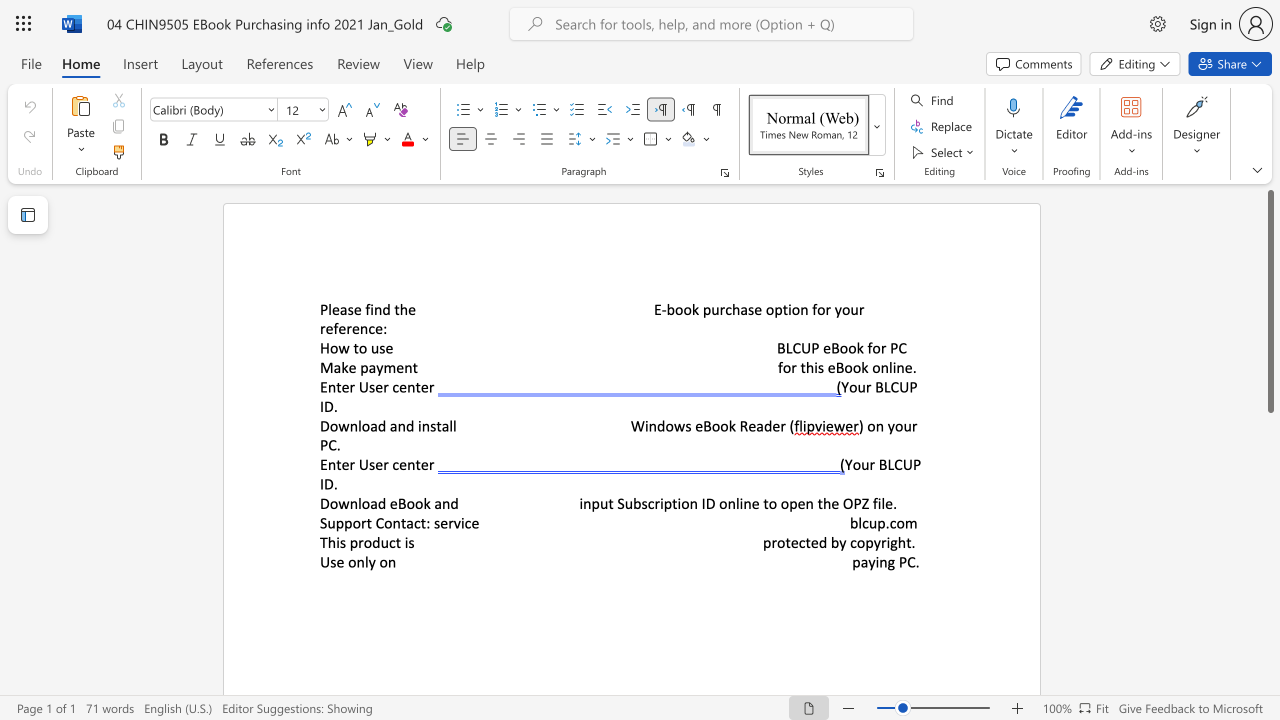 The image size is (1280, 720). What do you see at coordinates (328, 309) in the screenshot?
I see `the subset text "le" within the text "Please find the"` at bounding box center [328, 309].